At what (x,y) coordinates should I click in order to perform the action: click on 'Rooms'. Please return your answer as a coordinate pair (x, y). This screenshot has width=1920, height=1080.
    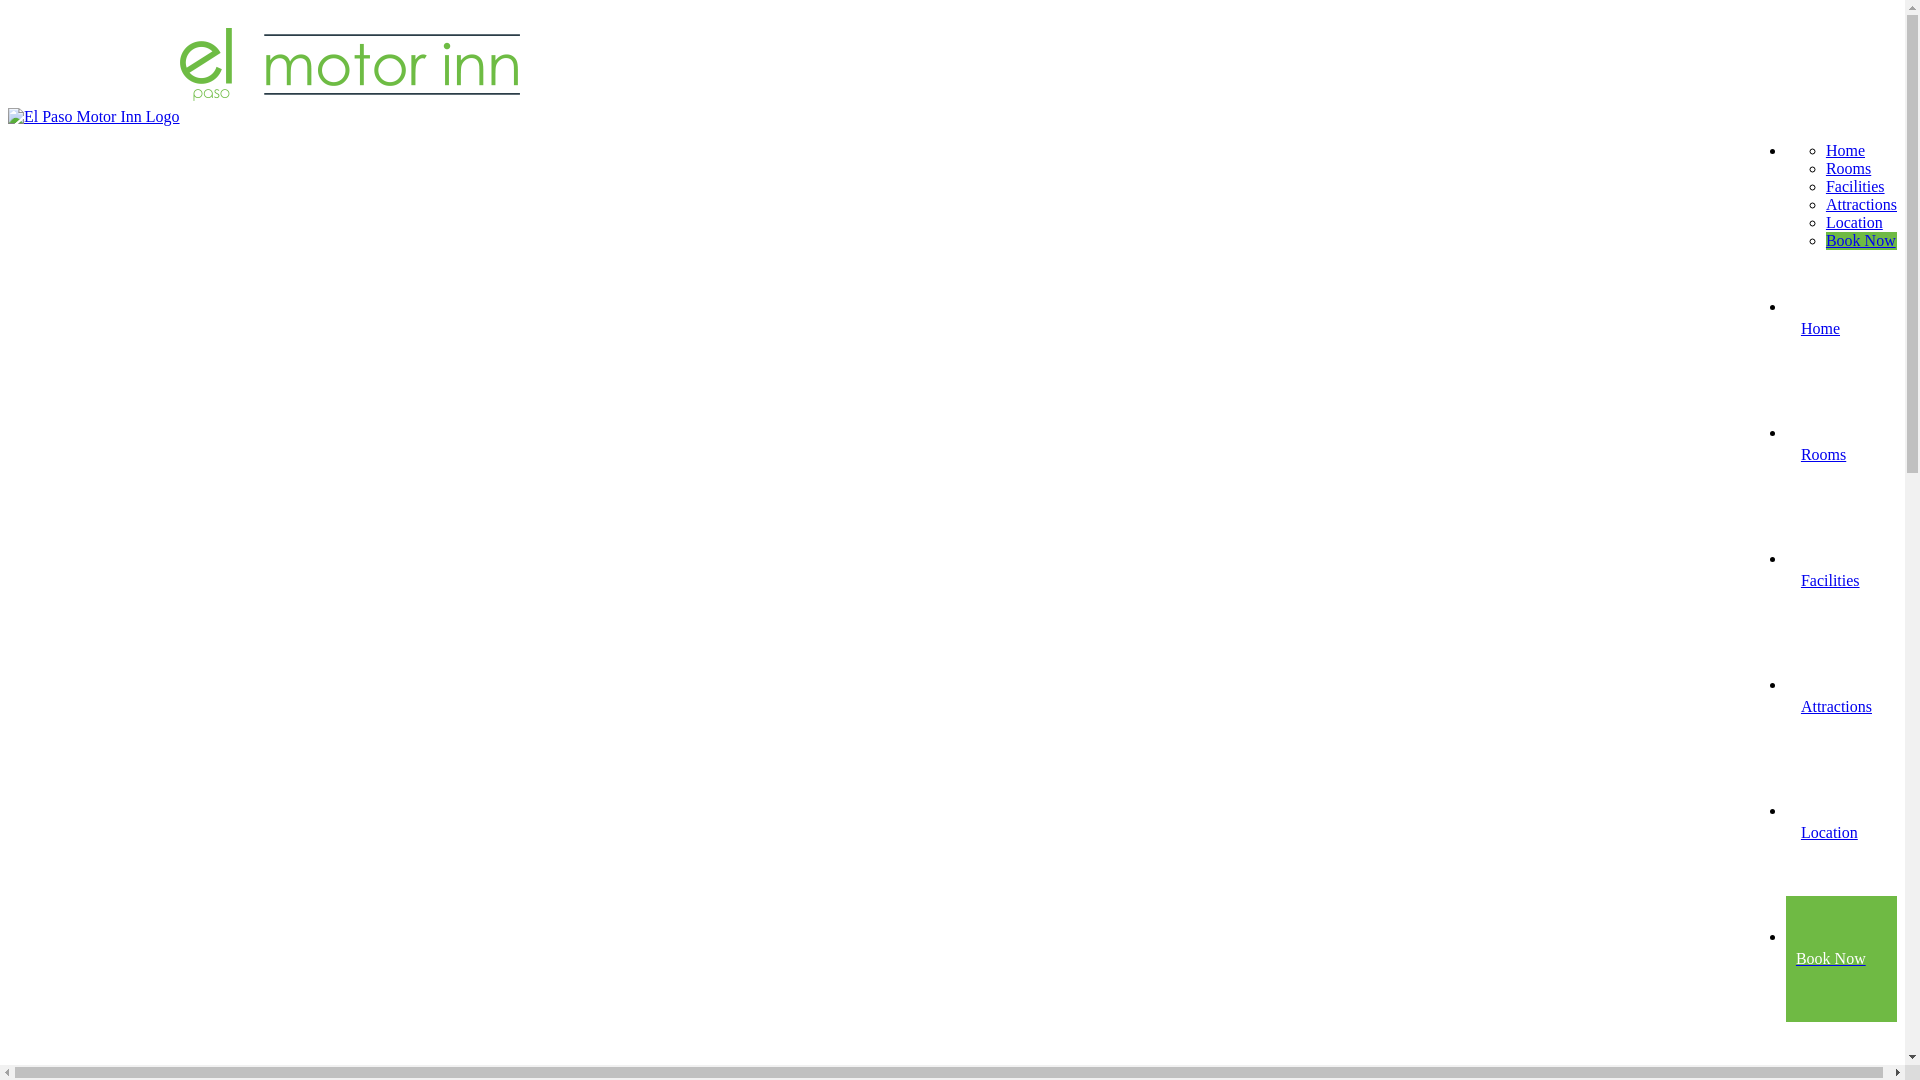
    Looking at the image, I should click on (1840, 454).